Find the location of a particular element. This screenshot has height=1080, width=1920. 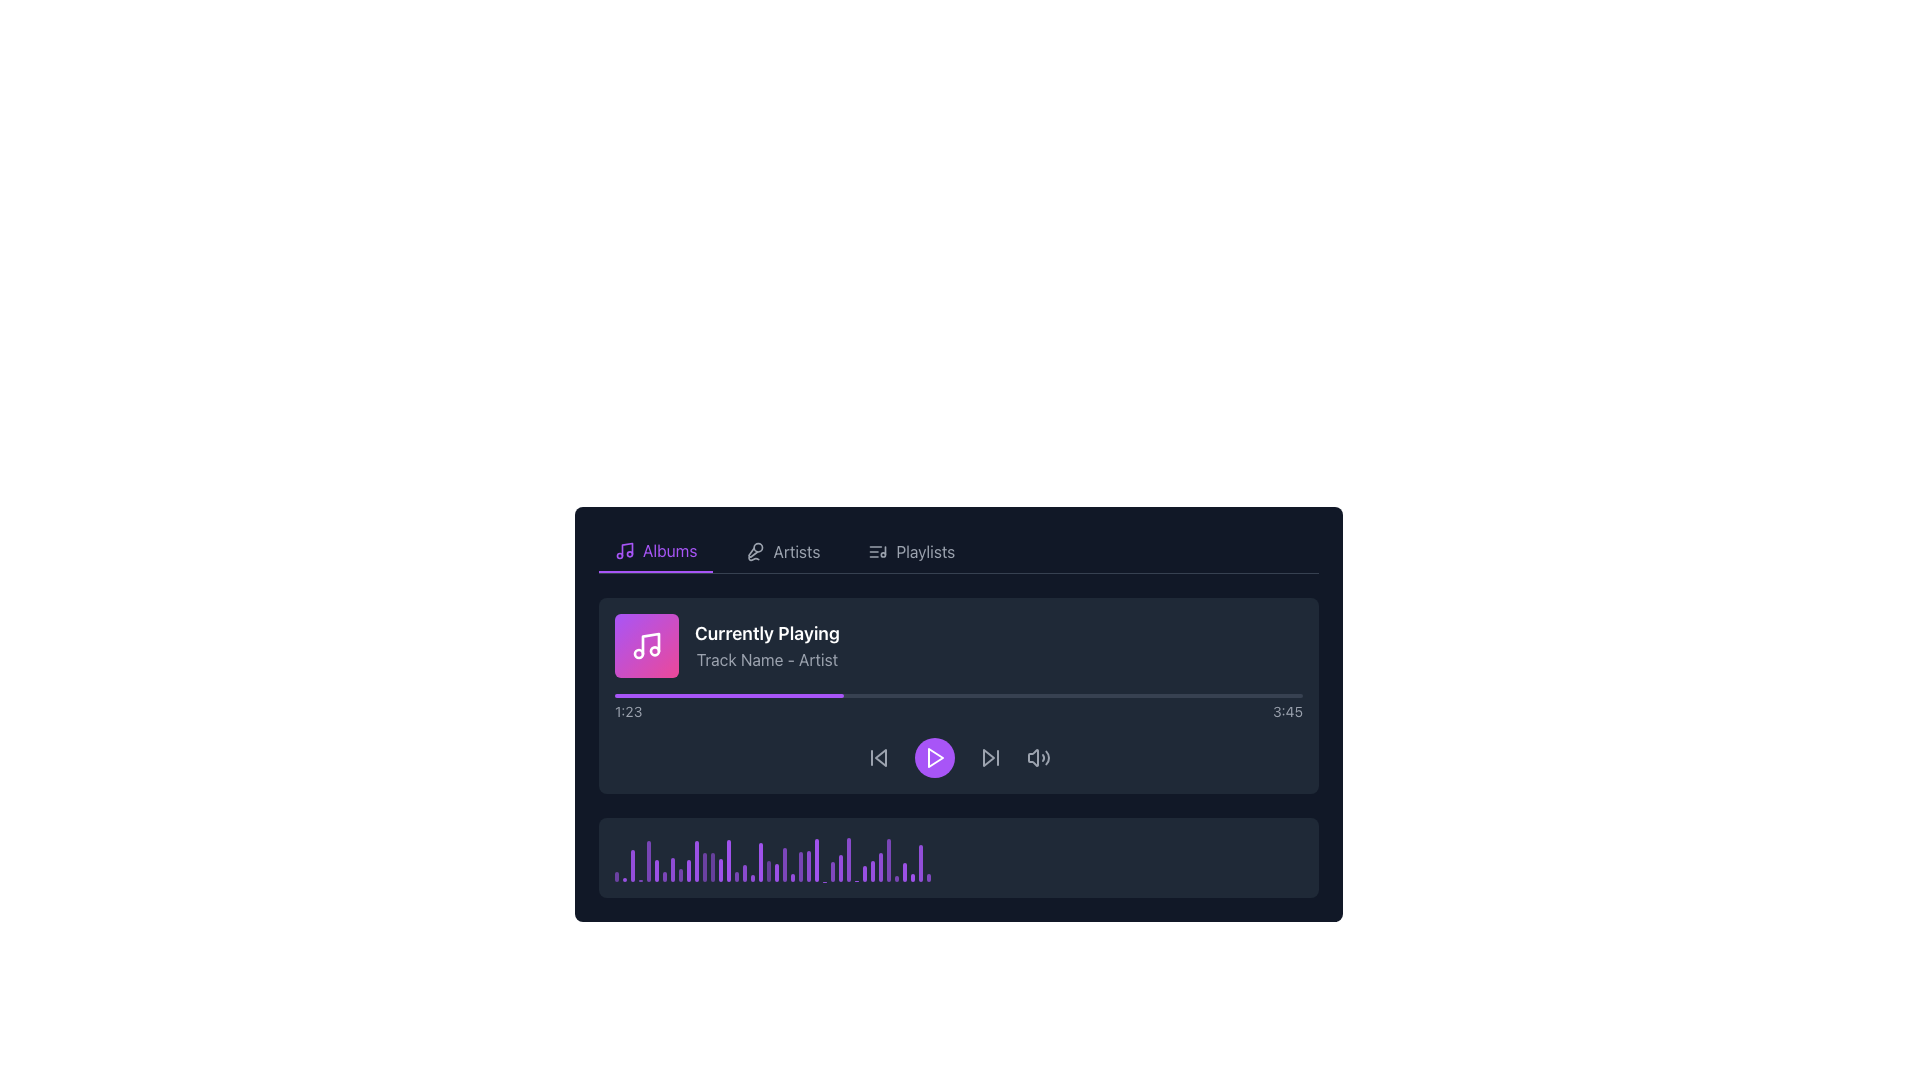

the 'Playlists' icon located in the navigation bar, adjacent to the 'Playlists' label is located at coordinates (878, 551).